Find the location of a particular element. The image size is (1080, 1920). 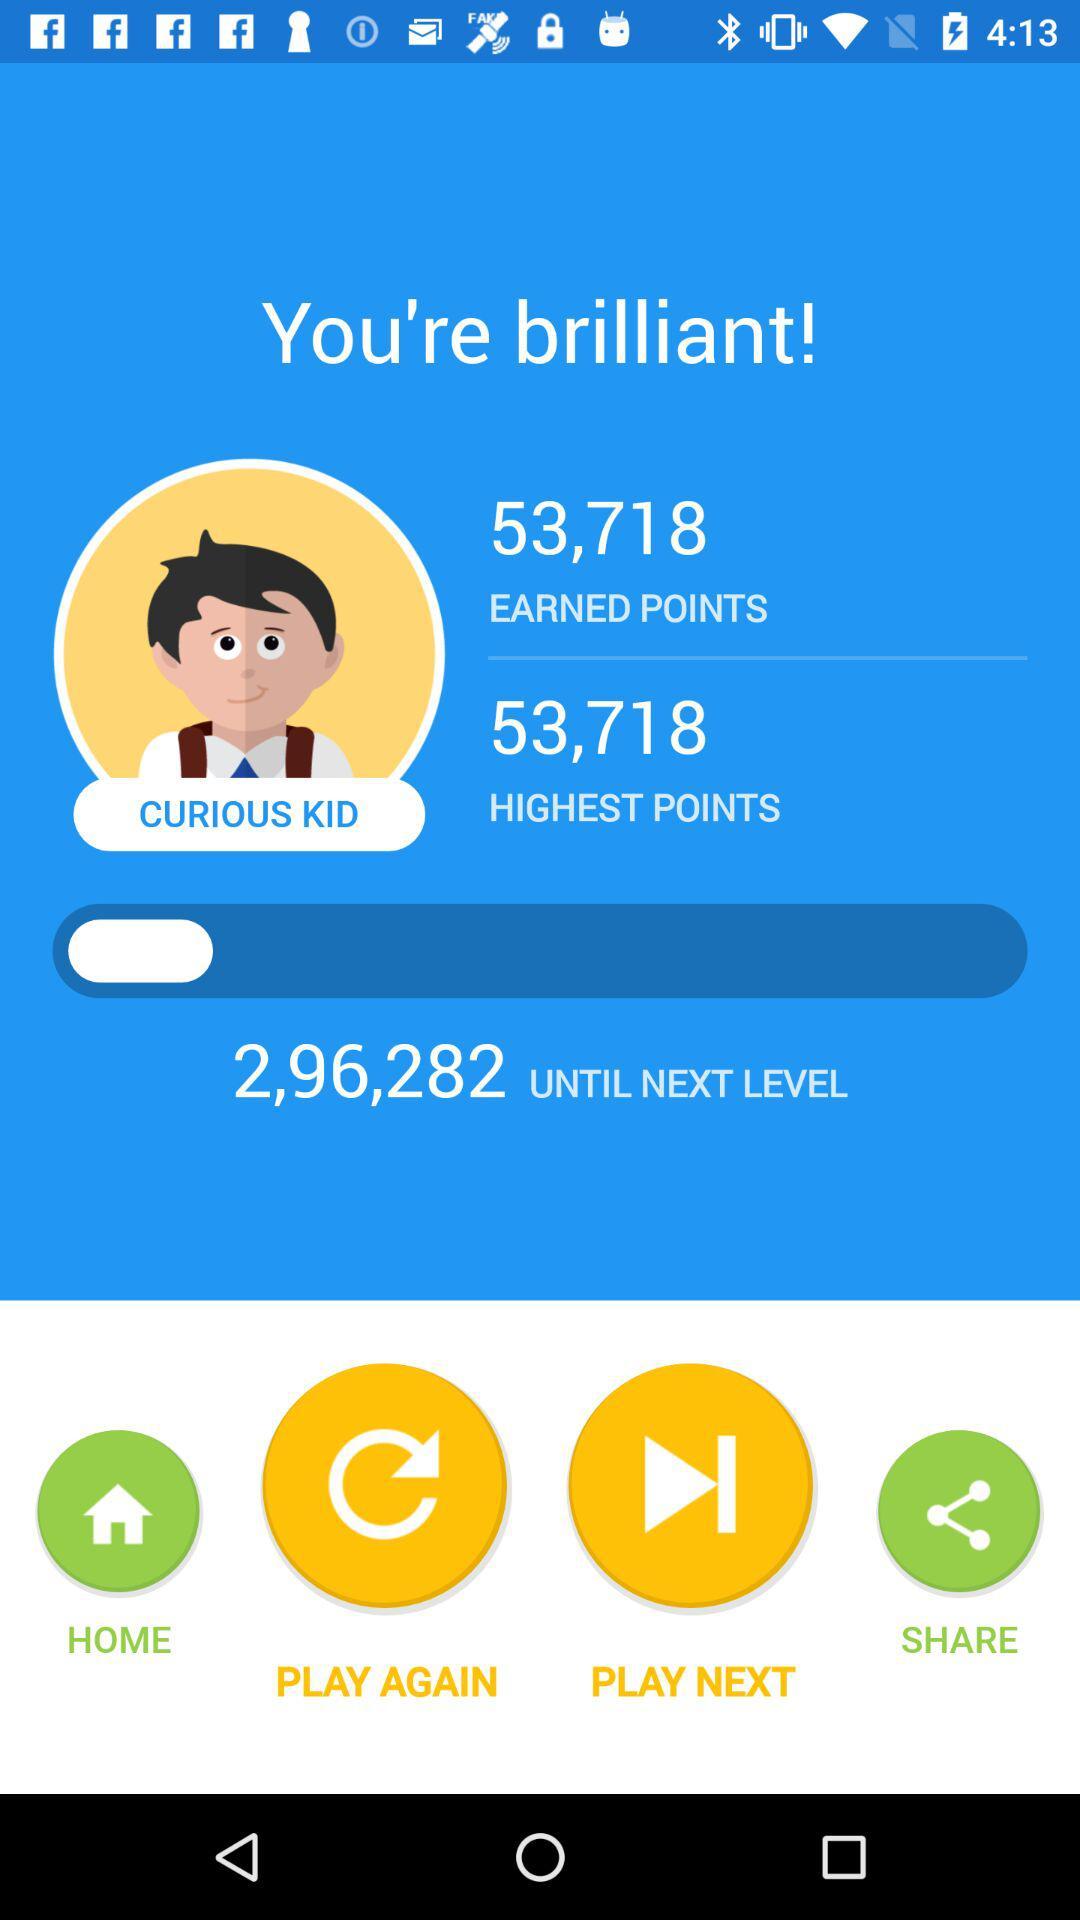

the icon next to the share item is located at coordinates (691, 1680).